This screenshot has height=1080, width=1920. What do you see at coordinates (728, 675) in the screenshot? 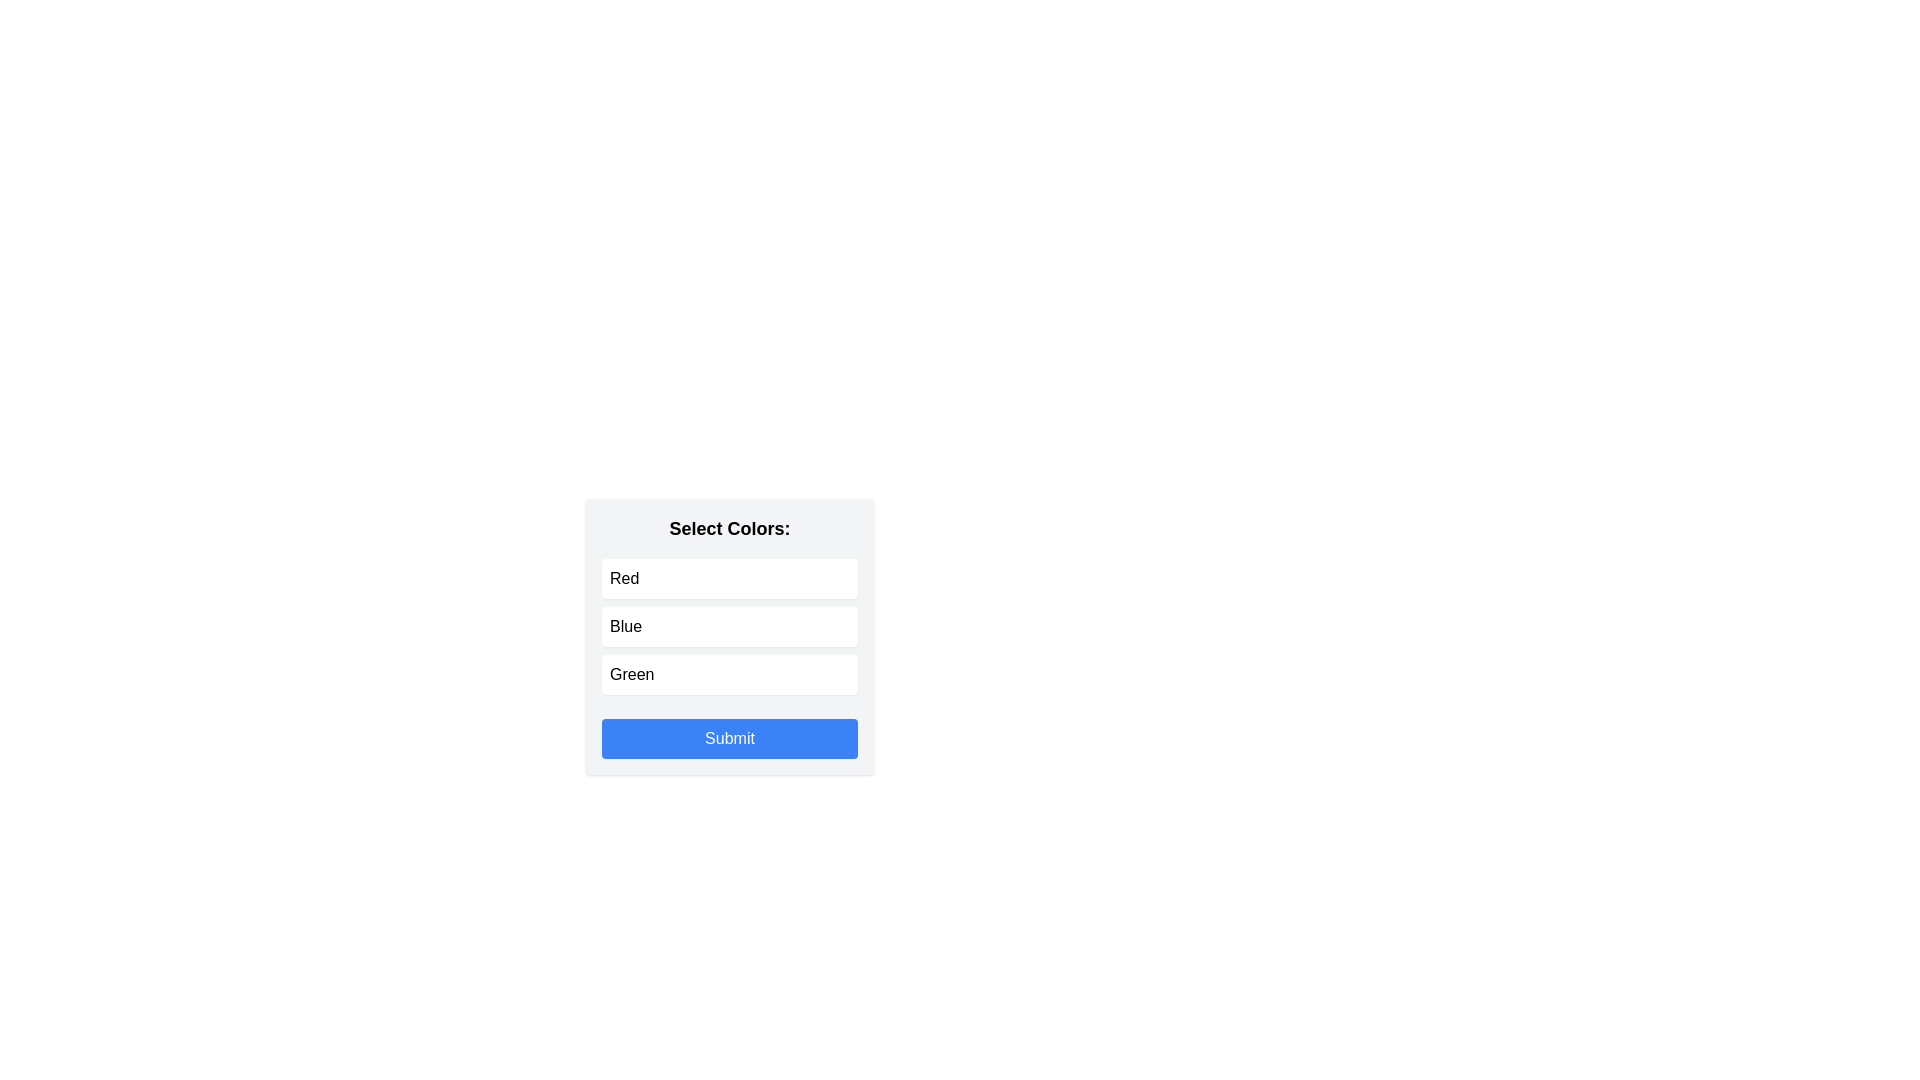
I see `the selectable list item labeled 'Green', which is the third option in a vertically stacked group of selectable options` at bounding box center [728, 675].